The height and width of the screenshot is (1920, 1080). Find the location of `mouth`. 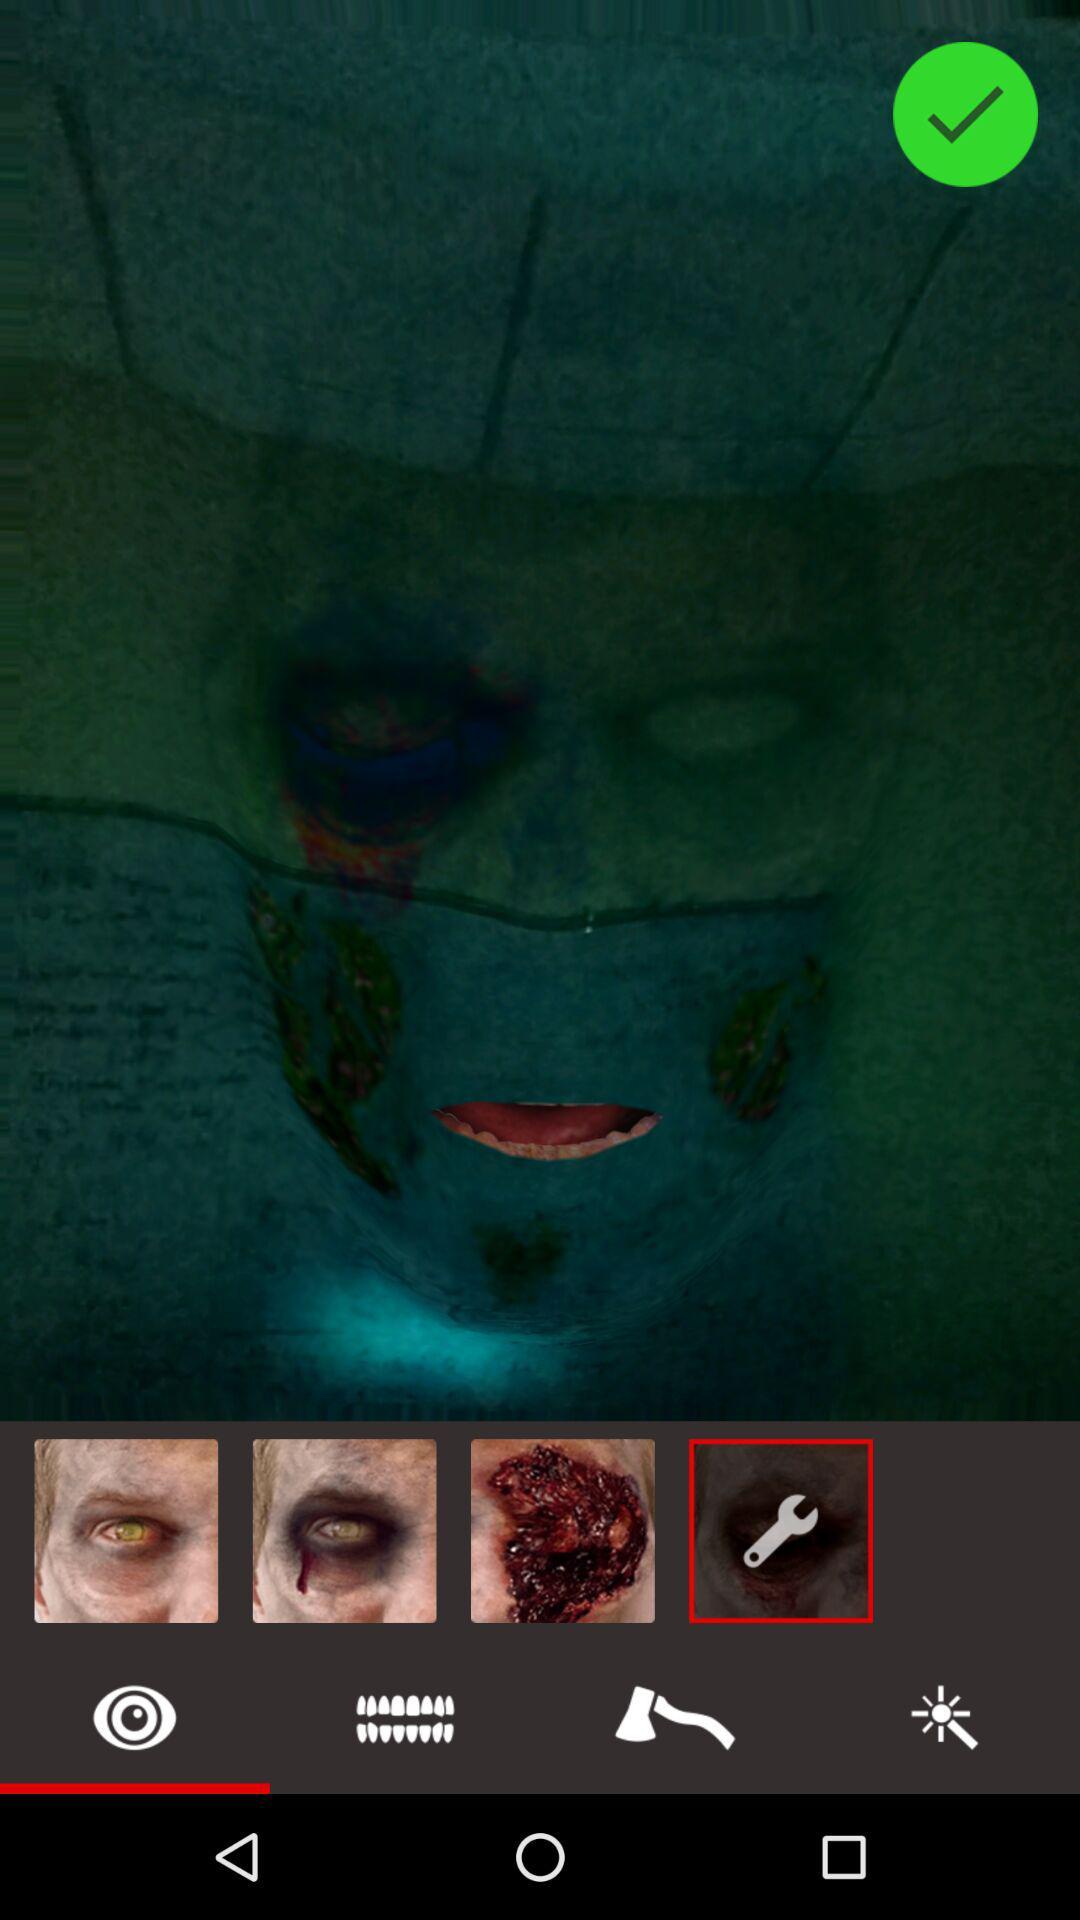

mouth is located at coordinates (405, 1716).